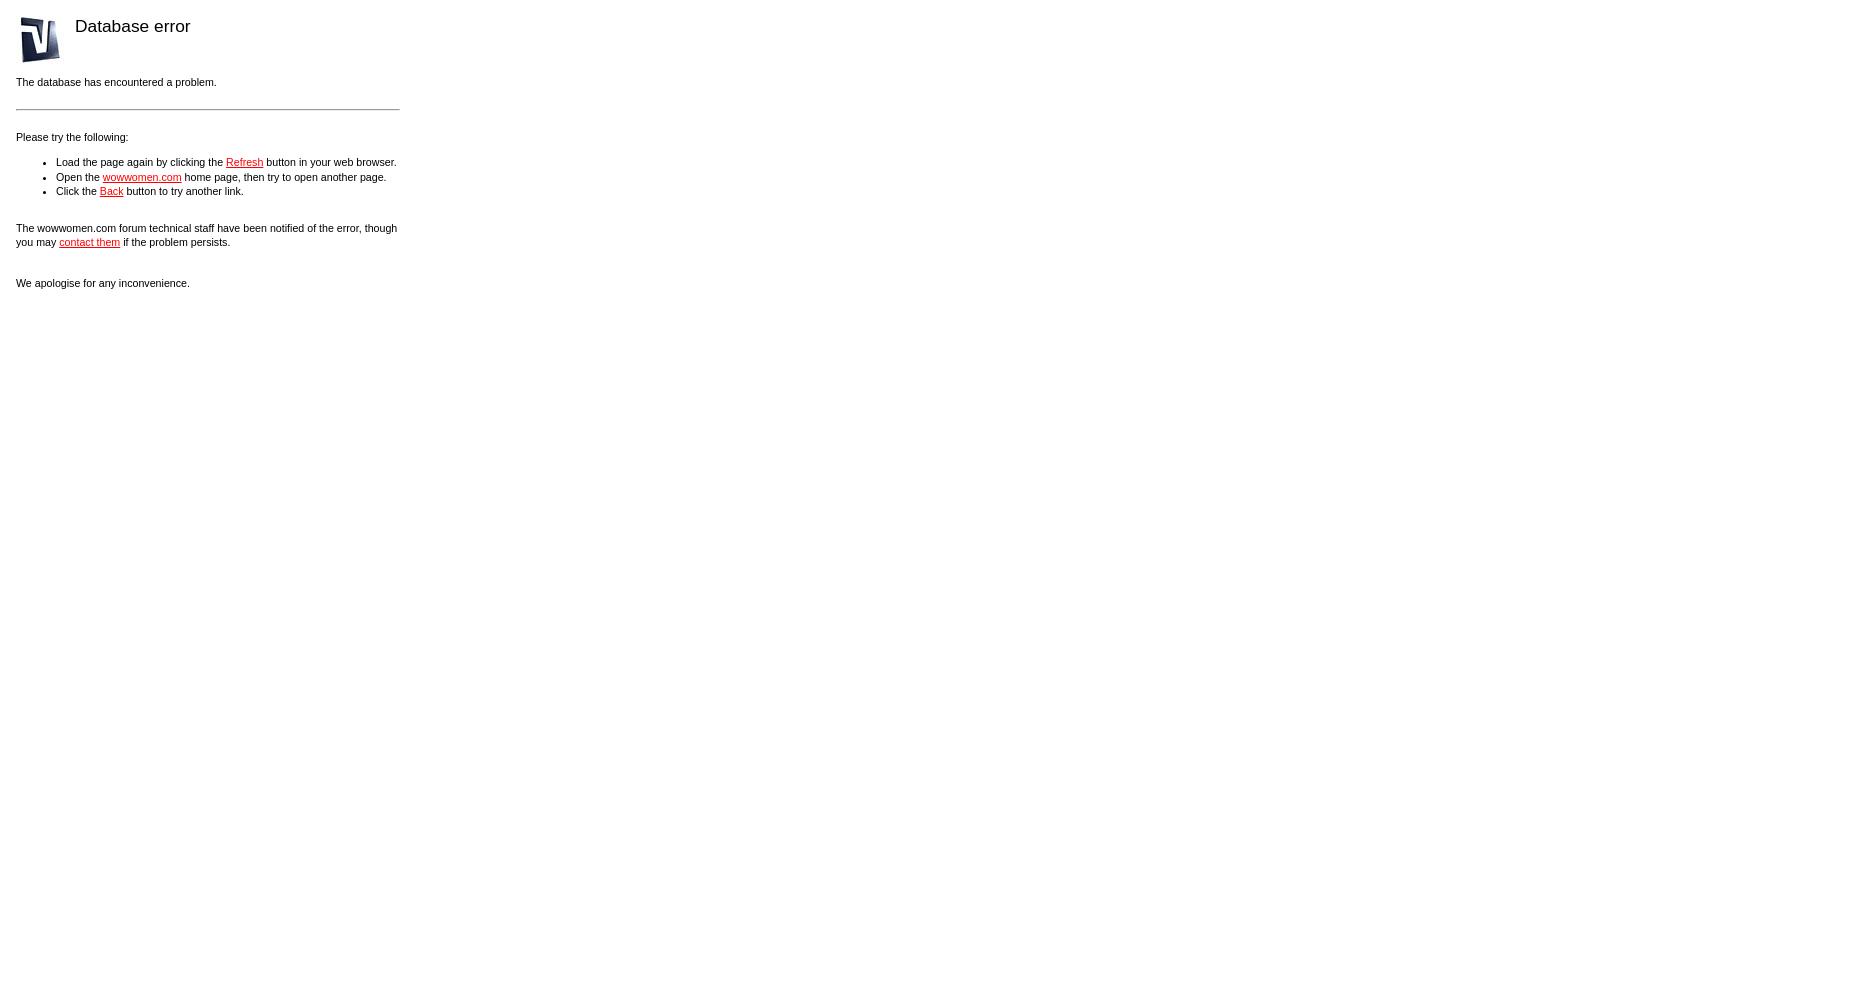  What do you see at coordinates (58, 241) in the screenshot?
I see `'contact them'` at bounding box center [58, 241].